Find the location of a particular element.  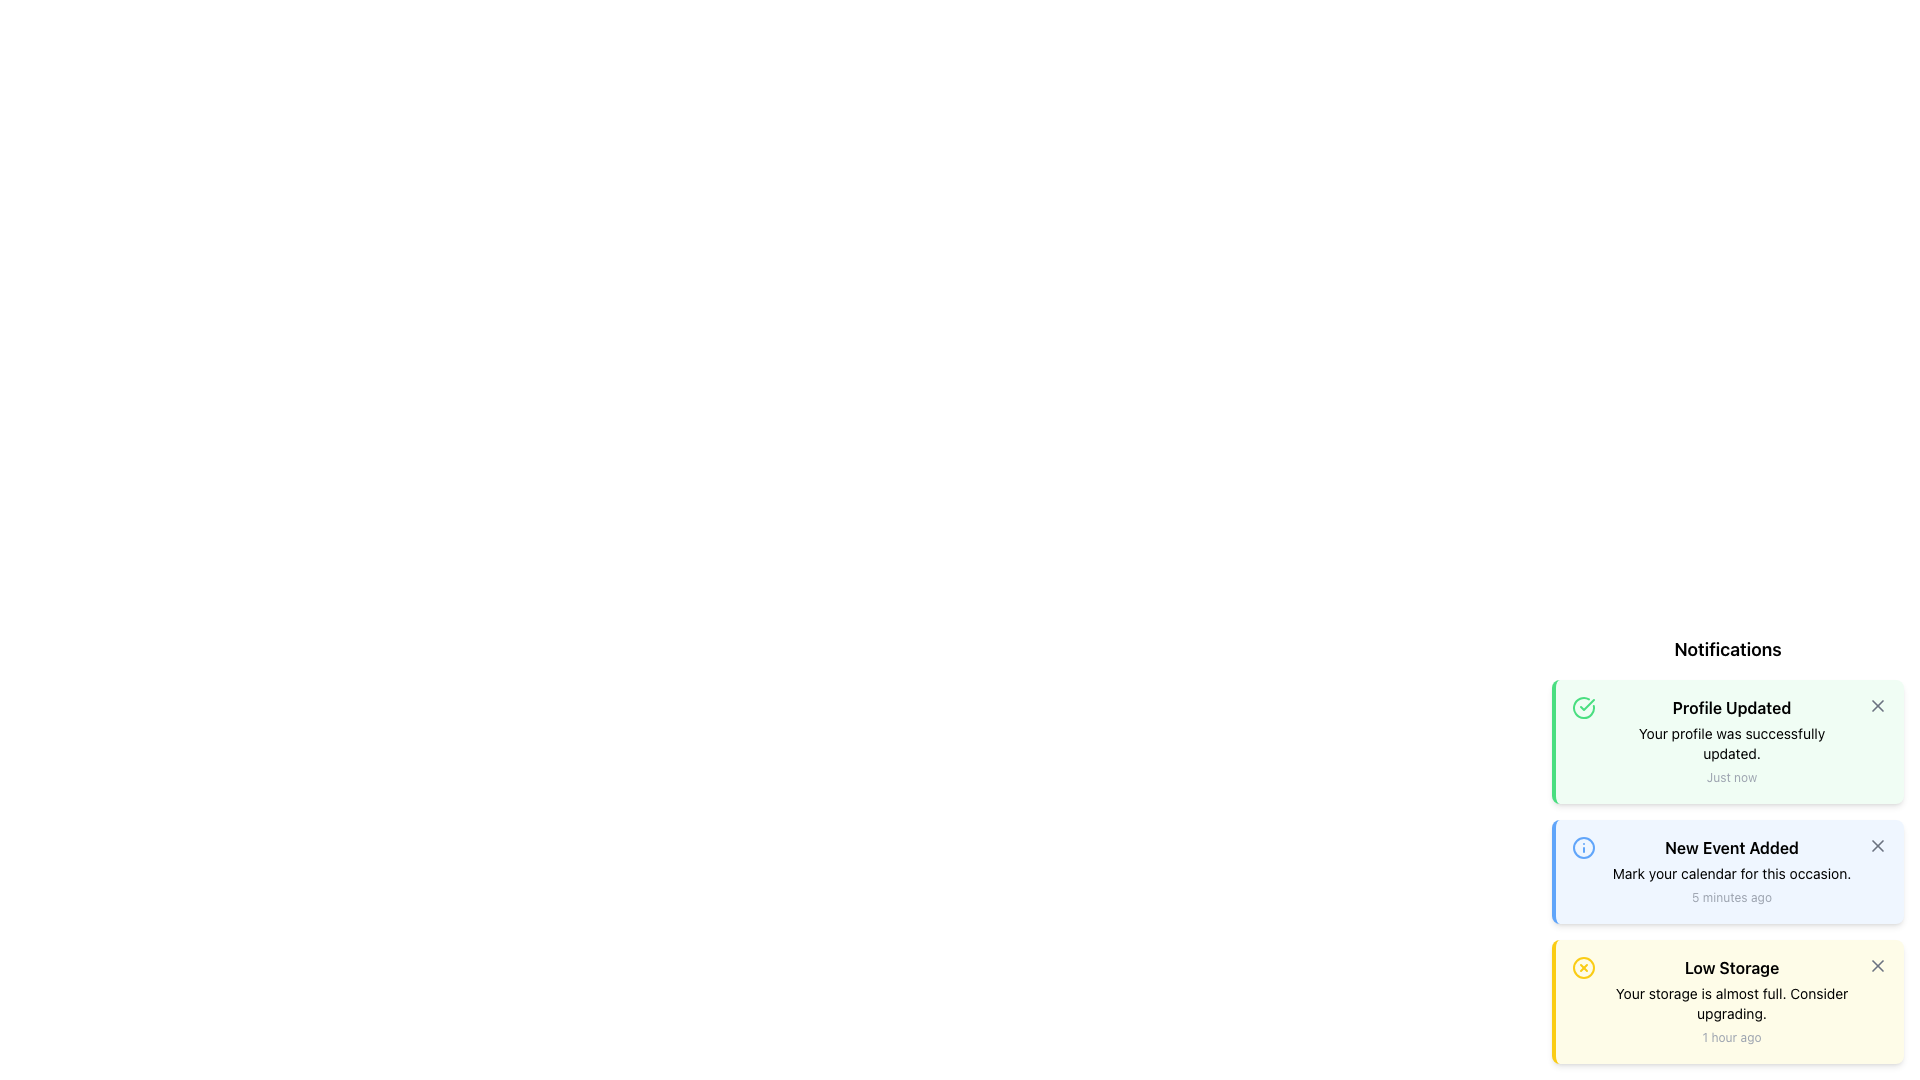

the red 'X' close button located in the top-right corner of the 'Low Storage' notification card is located at coordinates (1876, 964).